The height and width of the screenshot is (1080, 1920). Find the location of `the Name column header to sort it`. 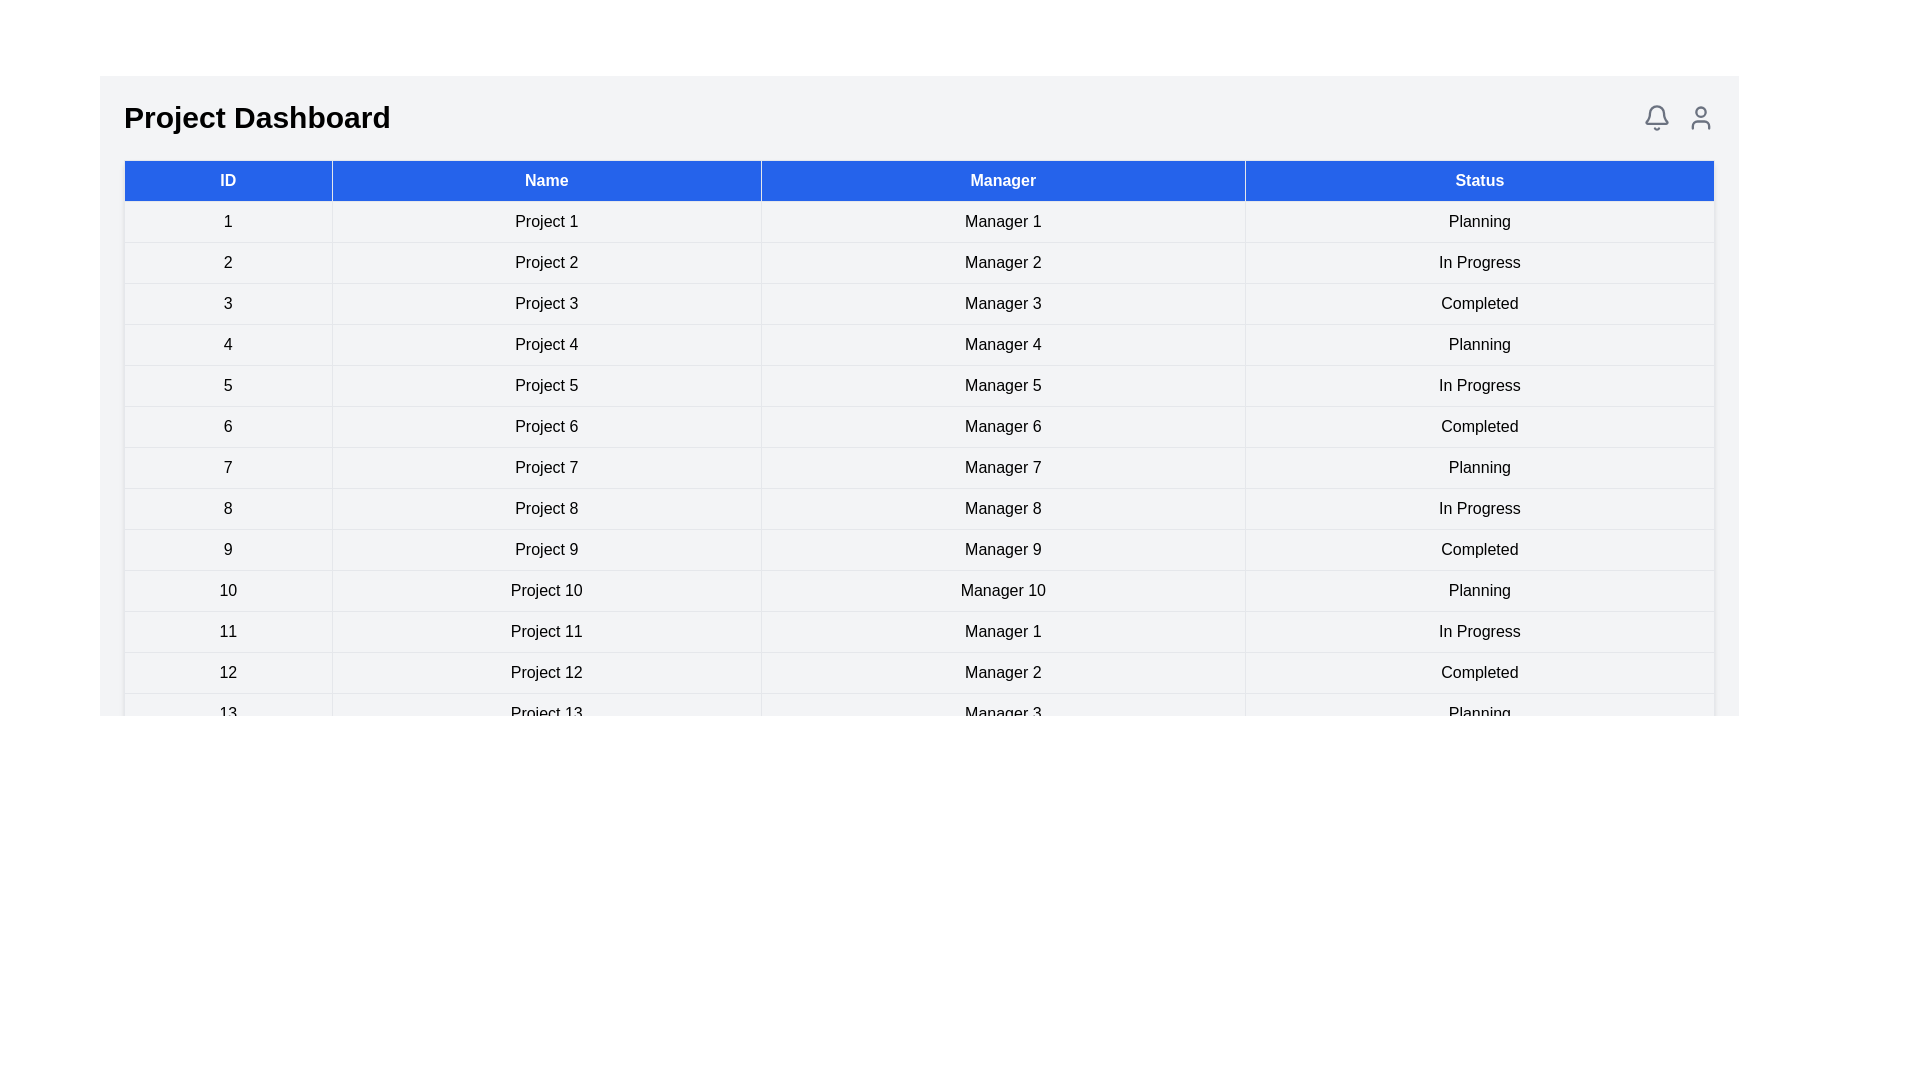

the Name column header to sort it is located at coordinates (546, 181).